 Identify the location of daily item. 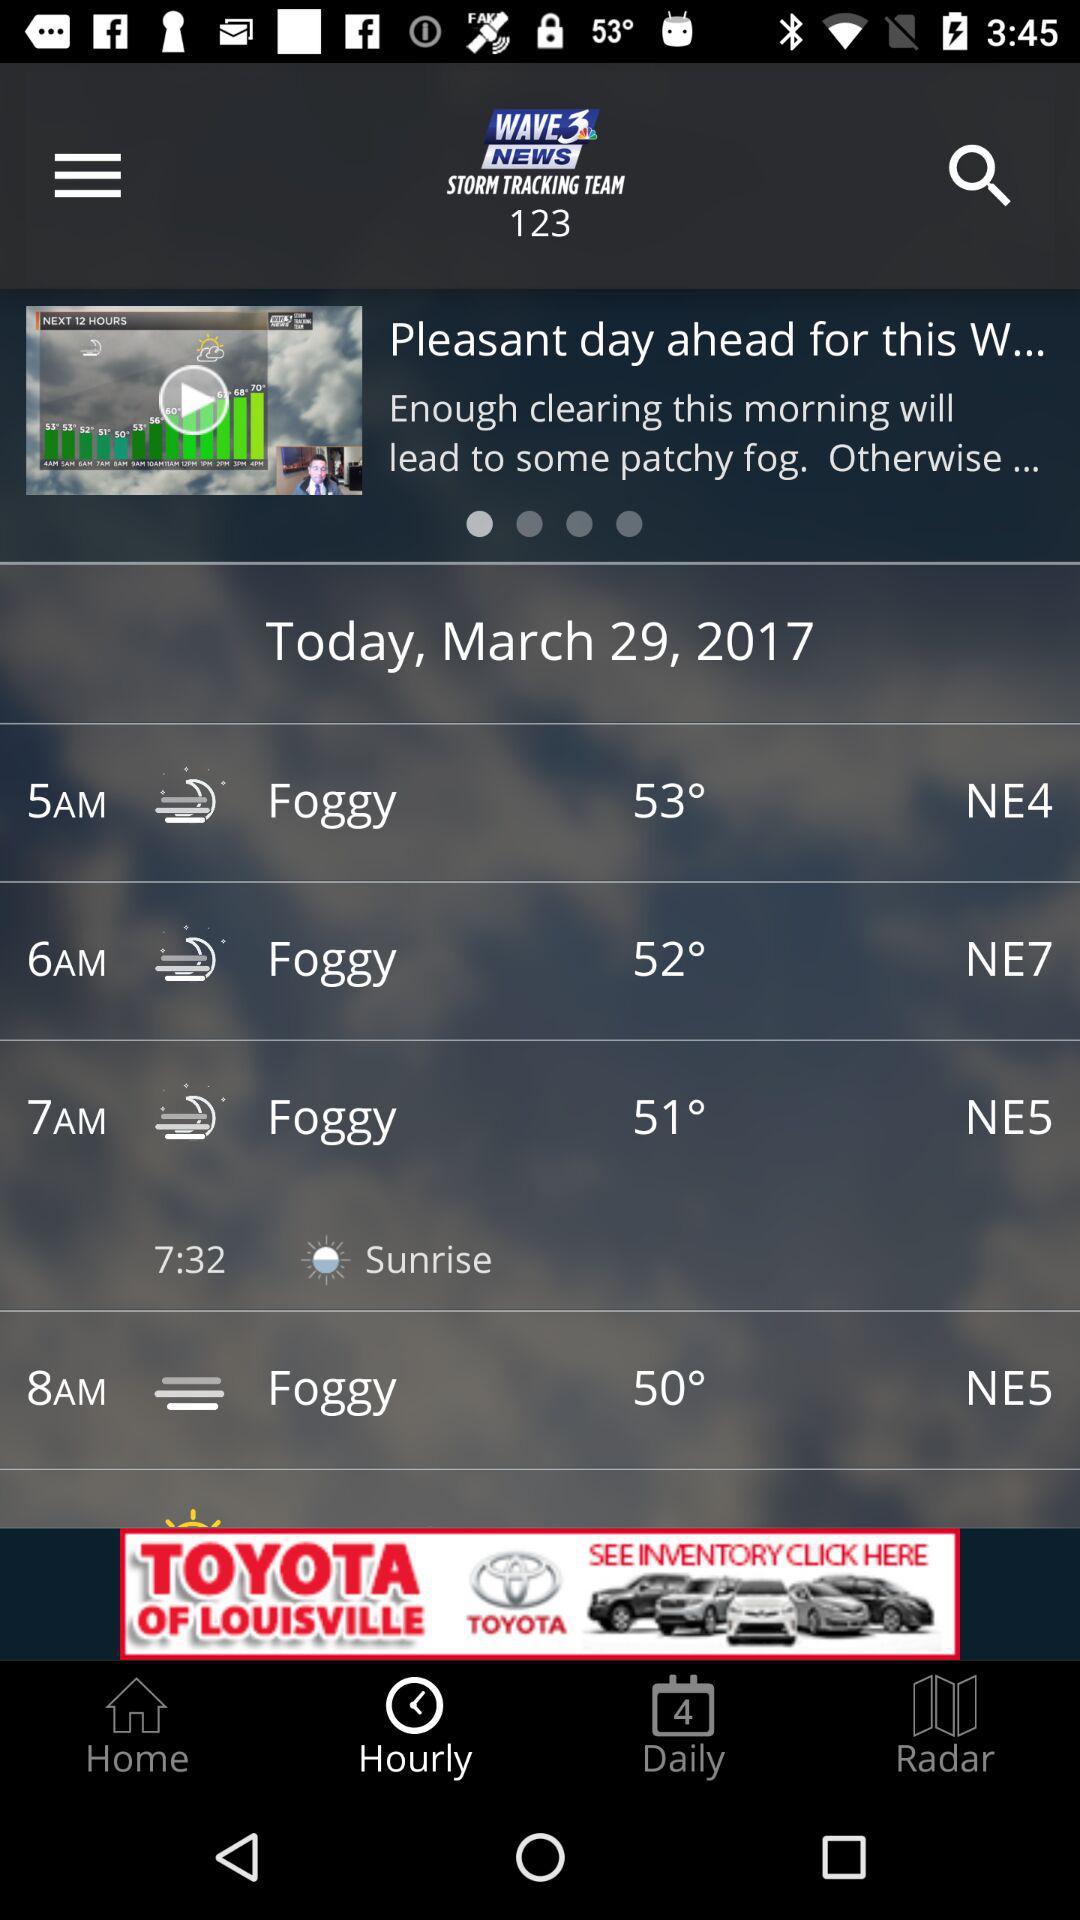
(682, 1726).